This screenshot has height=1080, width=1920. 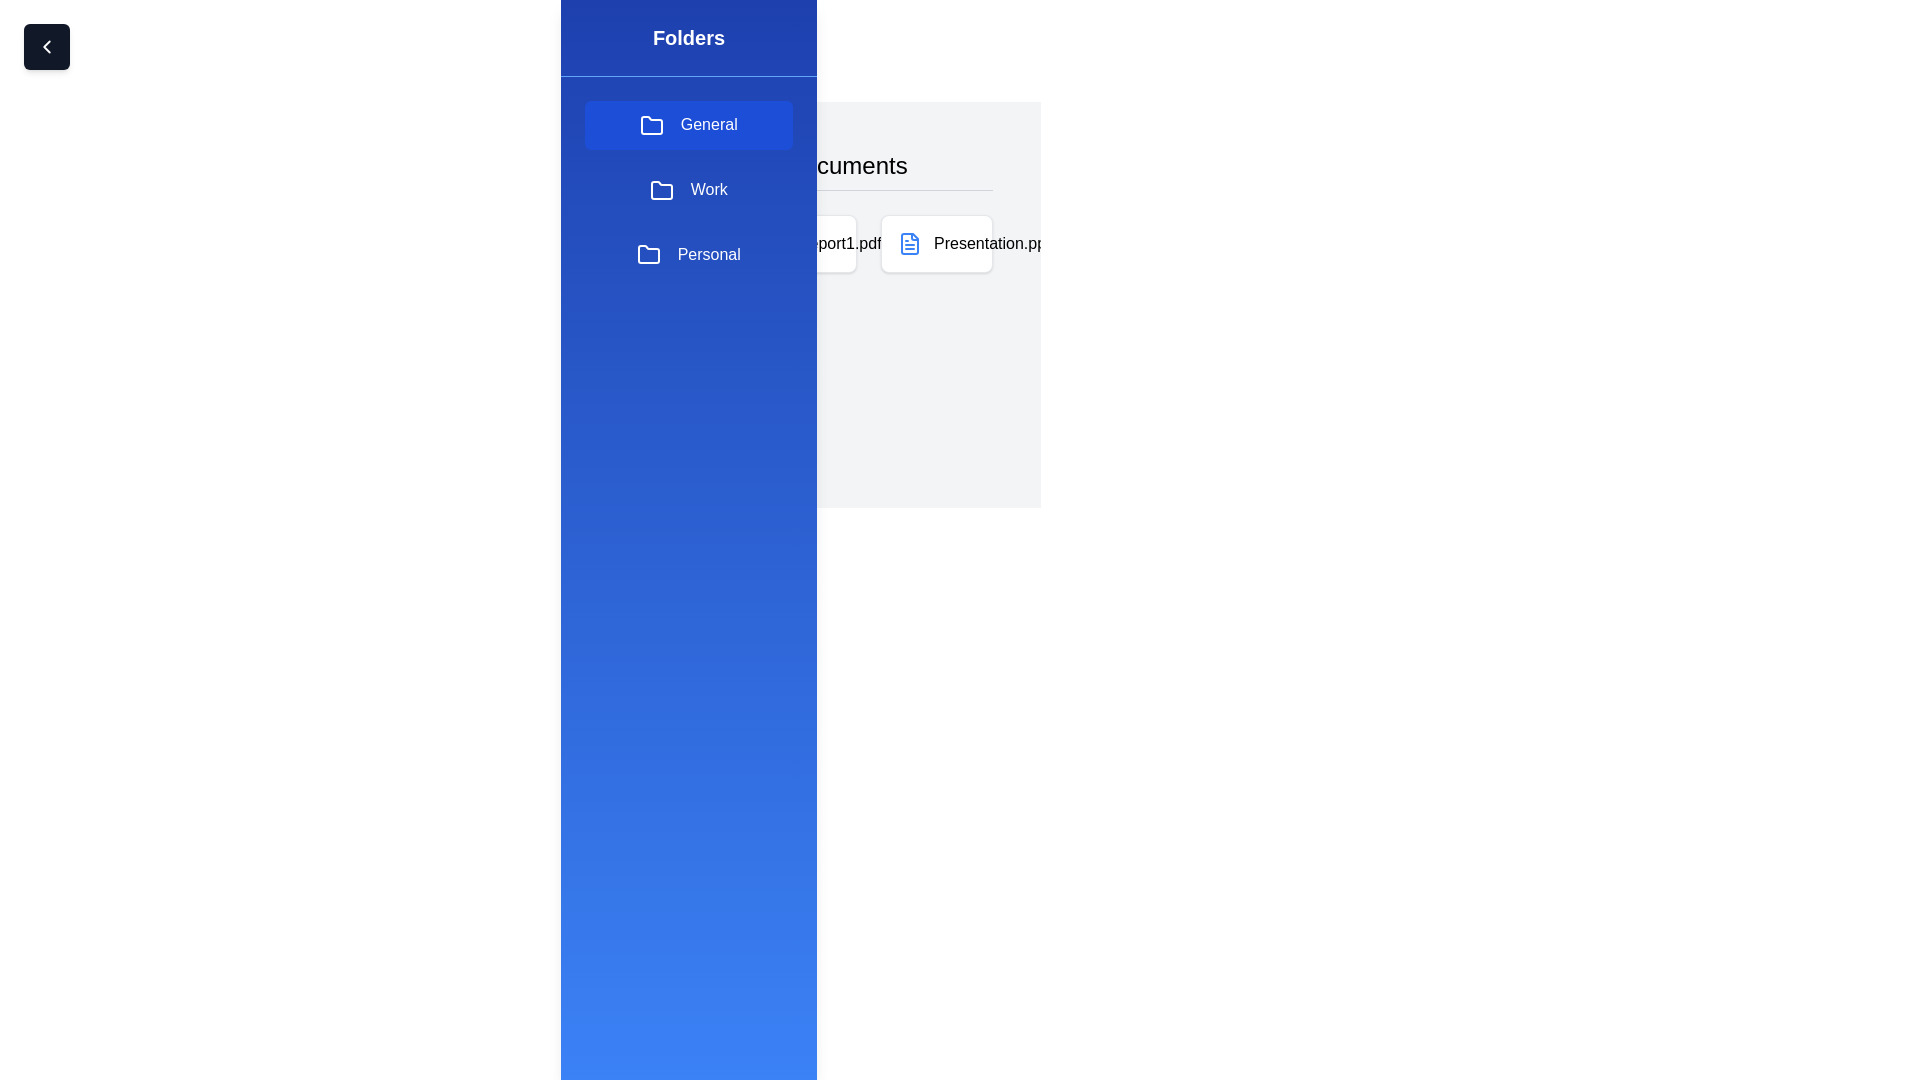 What do you see at coordinates (662, 190) in the screenshot?
I see `the folder icon, which is a minimalistic white icon located to the left of the text 'Work' in the Folders section` at bounding box center [662, 190].